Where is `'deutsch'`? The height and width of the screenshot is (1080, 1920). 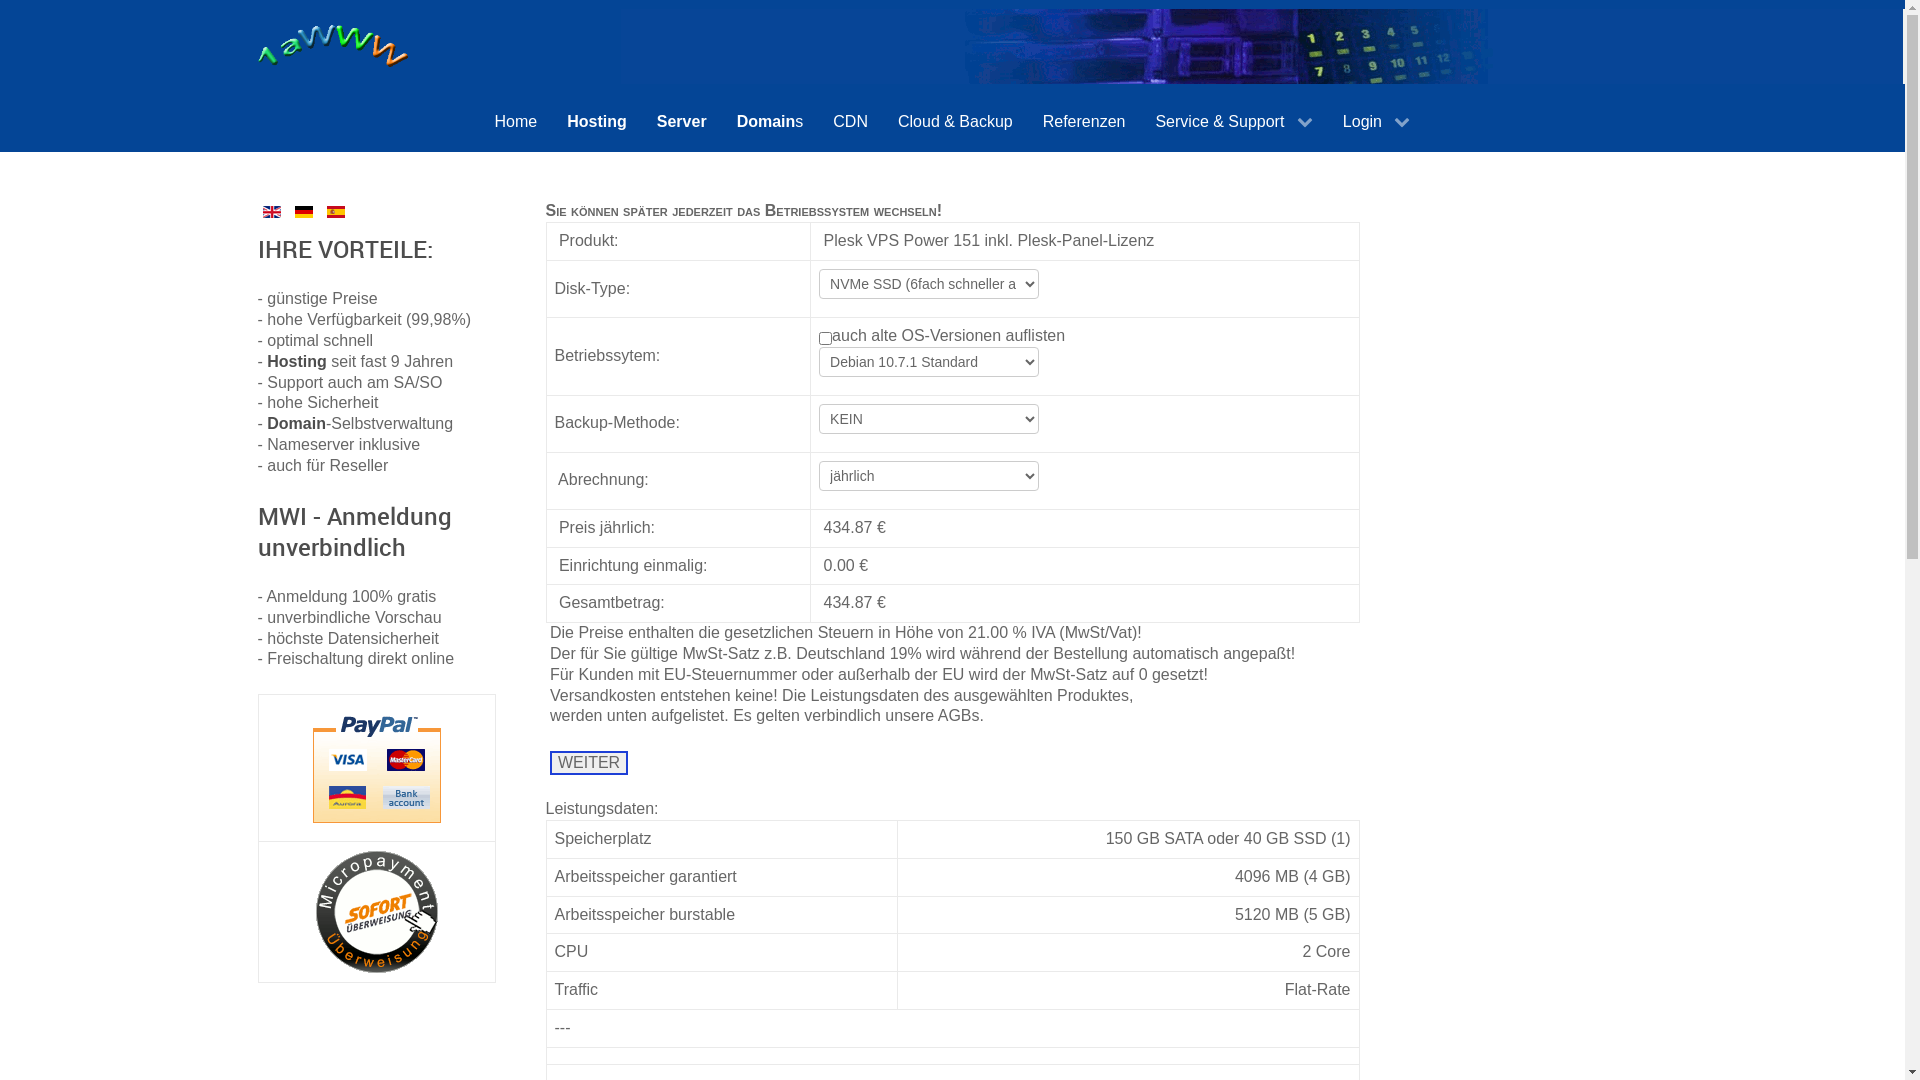 'deutsch' is located at coordinates (302, 212).